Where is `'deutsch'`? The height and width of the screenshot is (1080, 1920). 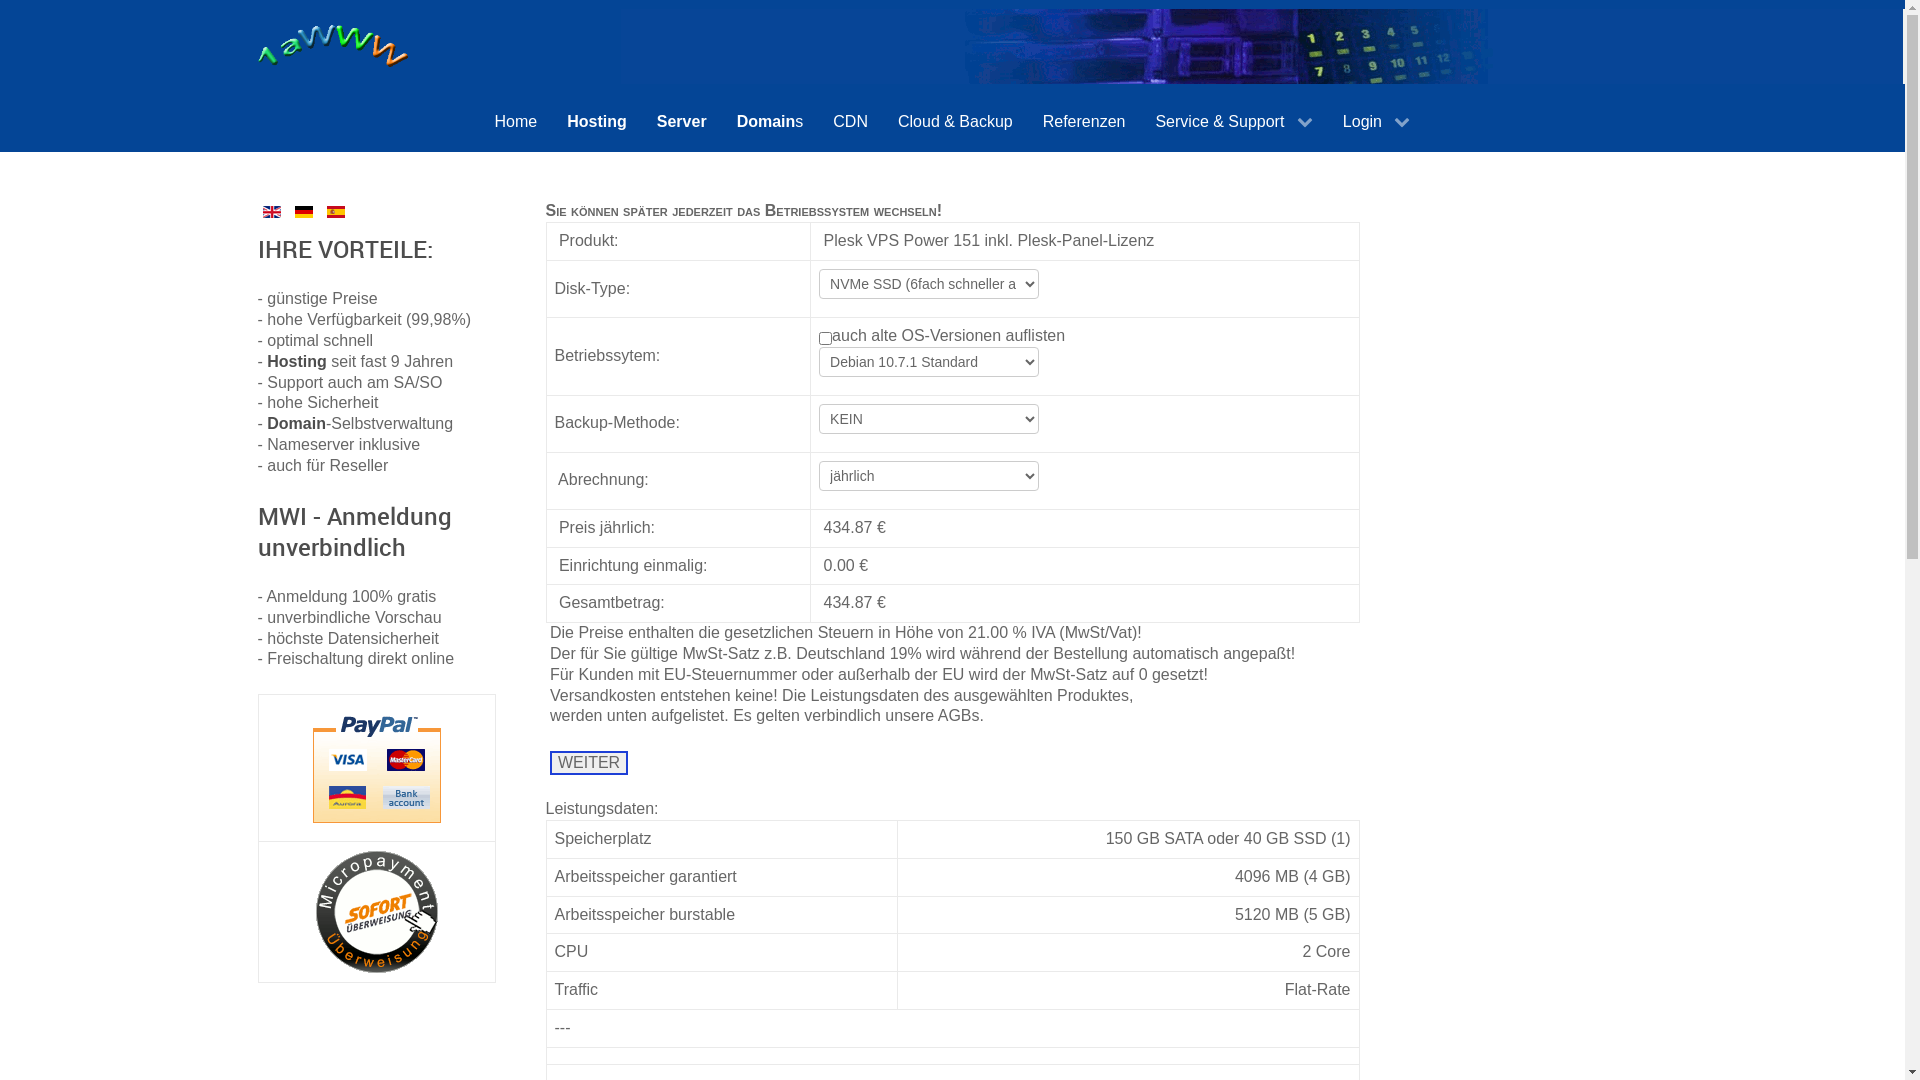 'deutsch' is located at coordinates (302, 212).